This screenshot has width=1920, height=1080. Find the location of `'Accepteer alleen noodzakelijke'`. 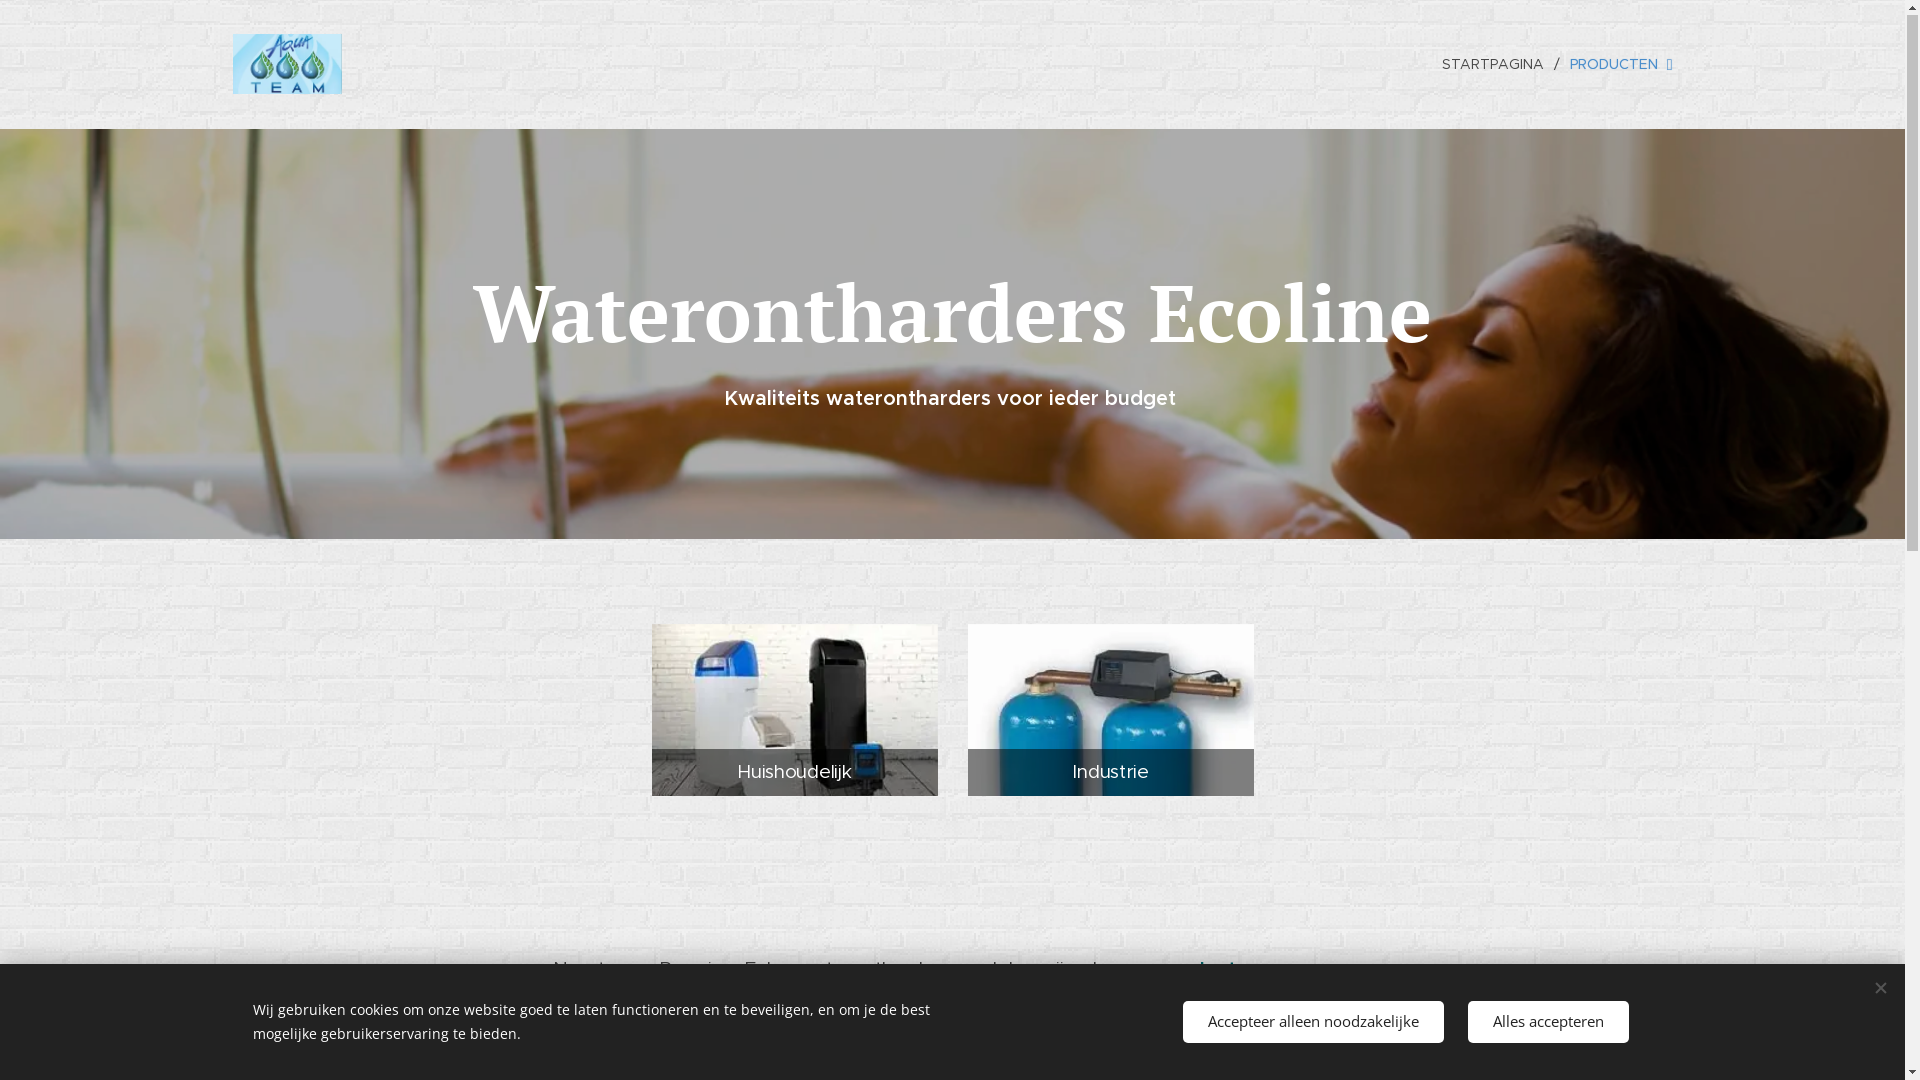

'Accepteer alleen noodzakelijke' is located at coordinates (1312, 1022).